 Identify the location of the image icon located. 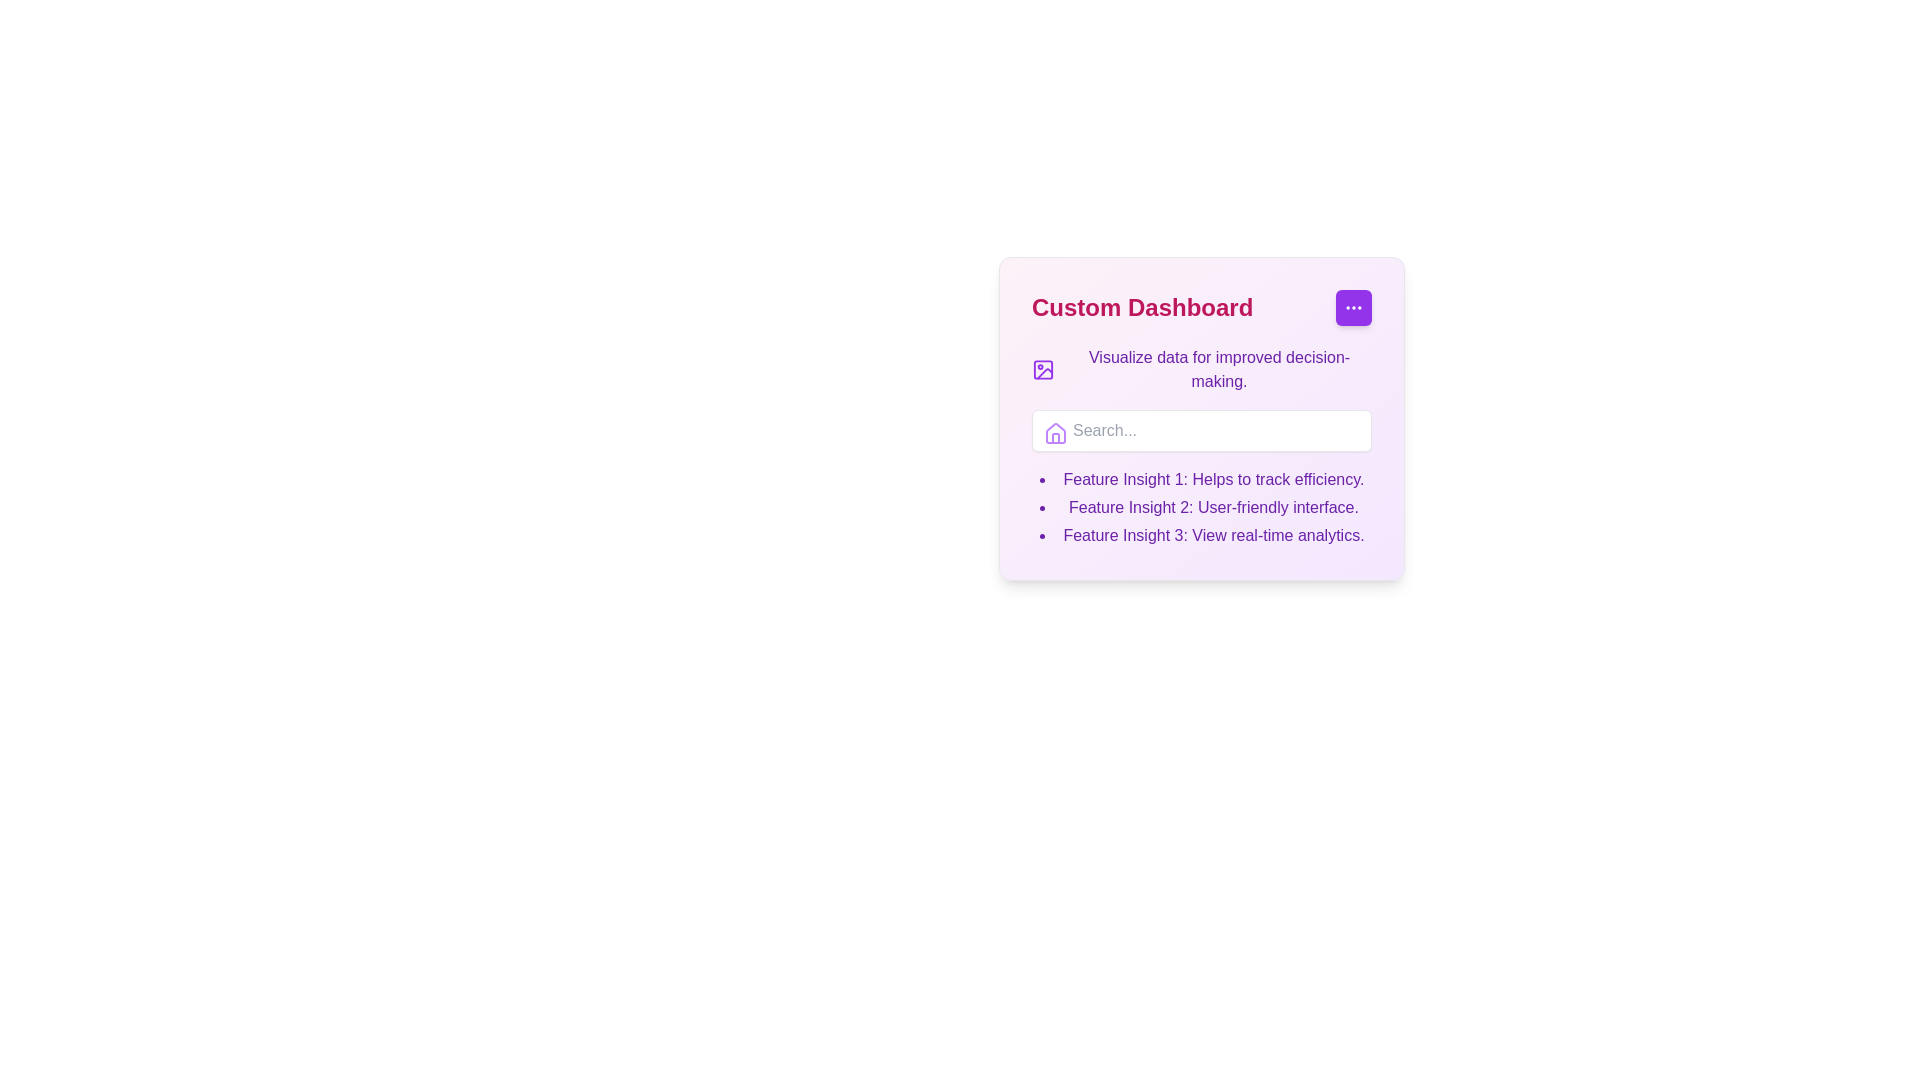
(1042, 370).